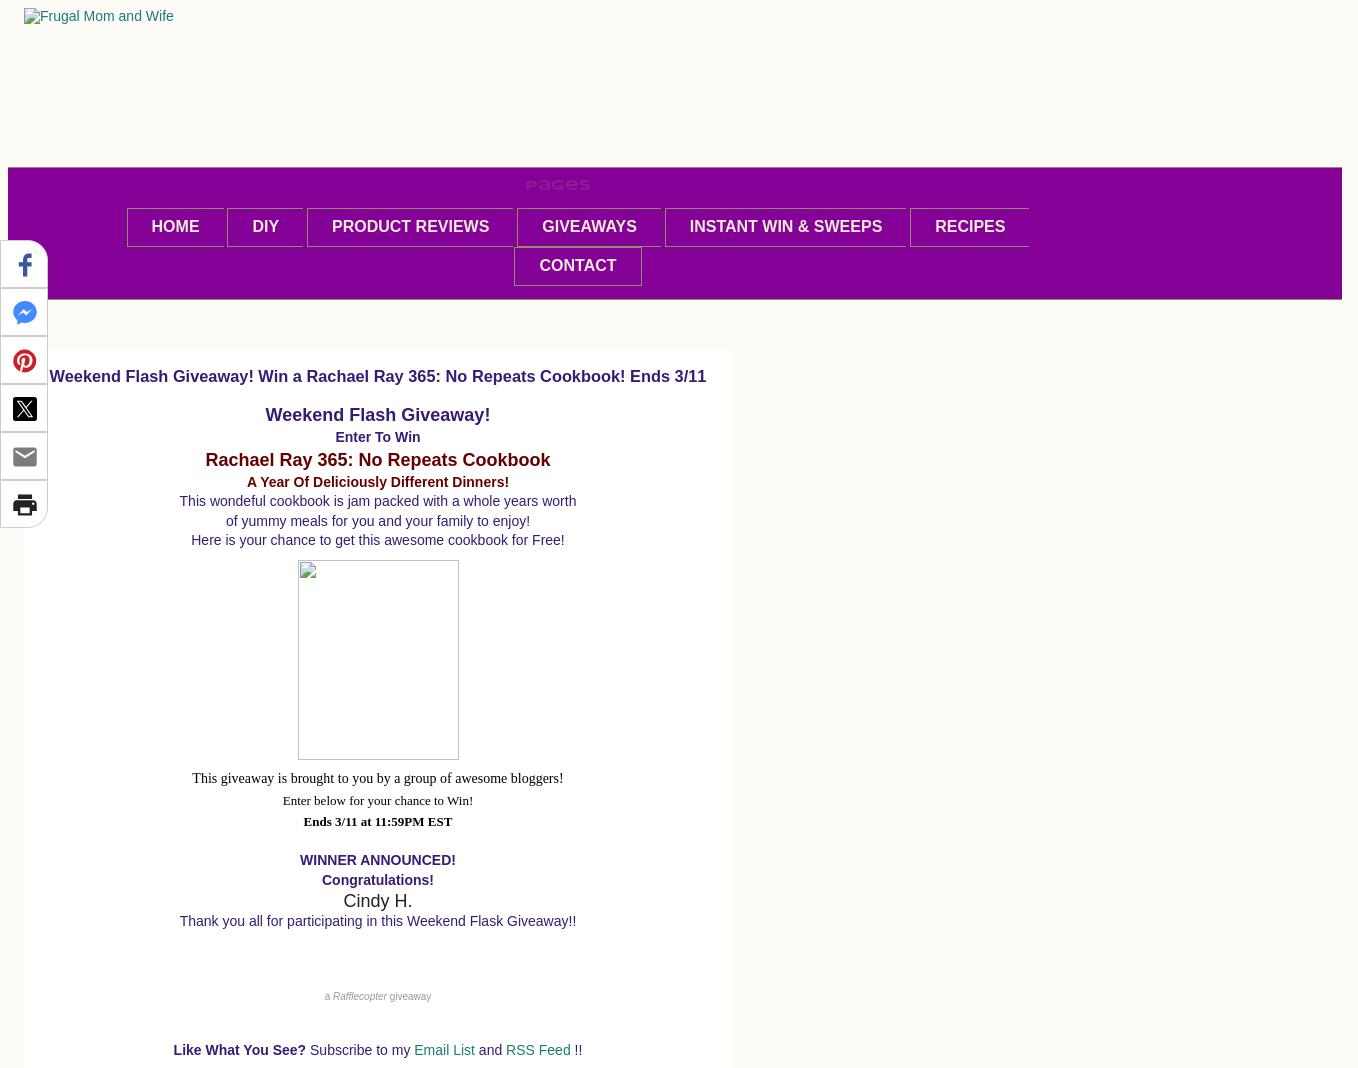 Image resolution: width=1358 pixels, height=1068 pixels. Describe the element at coordinates (970, 226) in the screenshot. I see `'RECIPES'` at that location.